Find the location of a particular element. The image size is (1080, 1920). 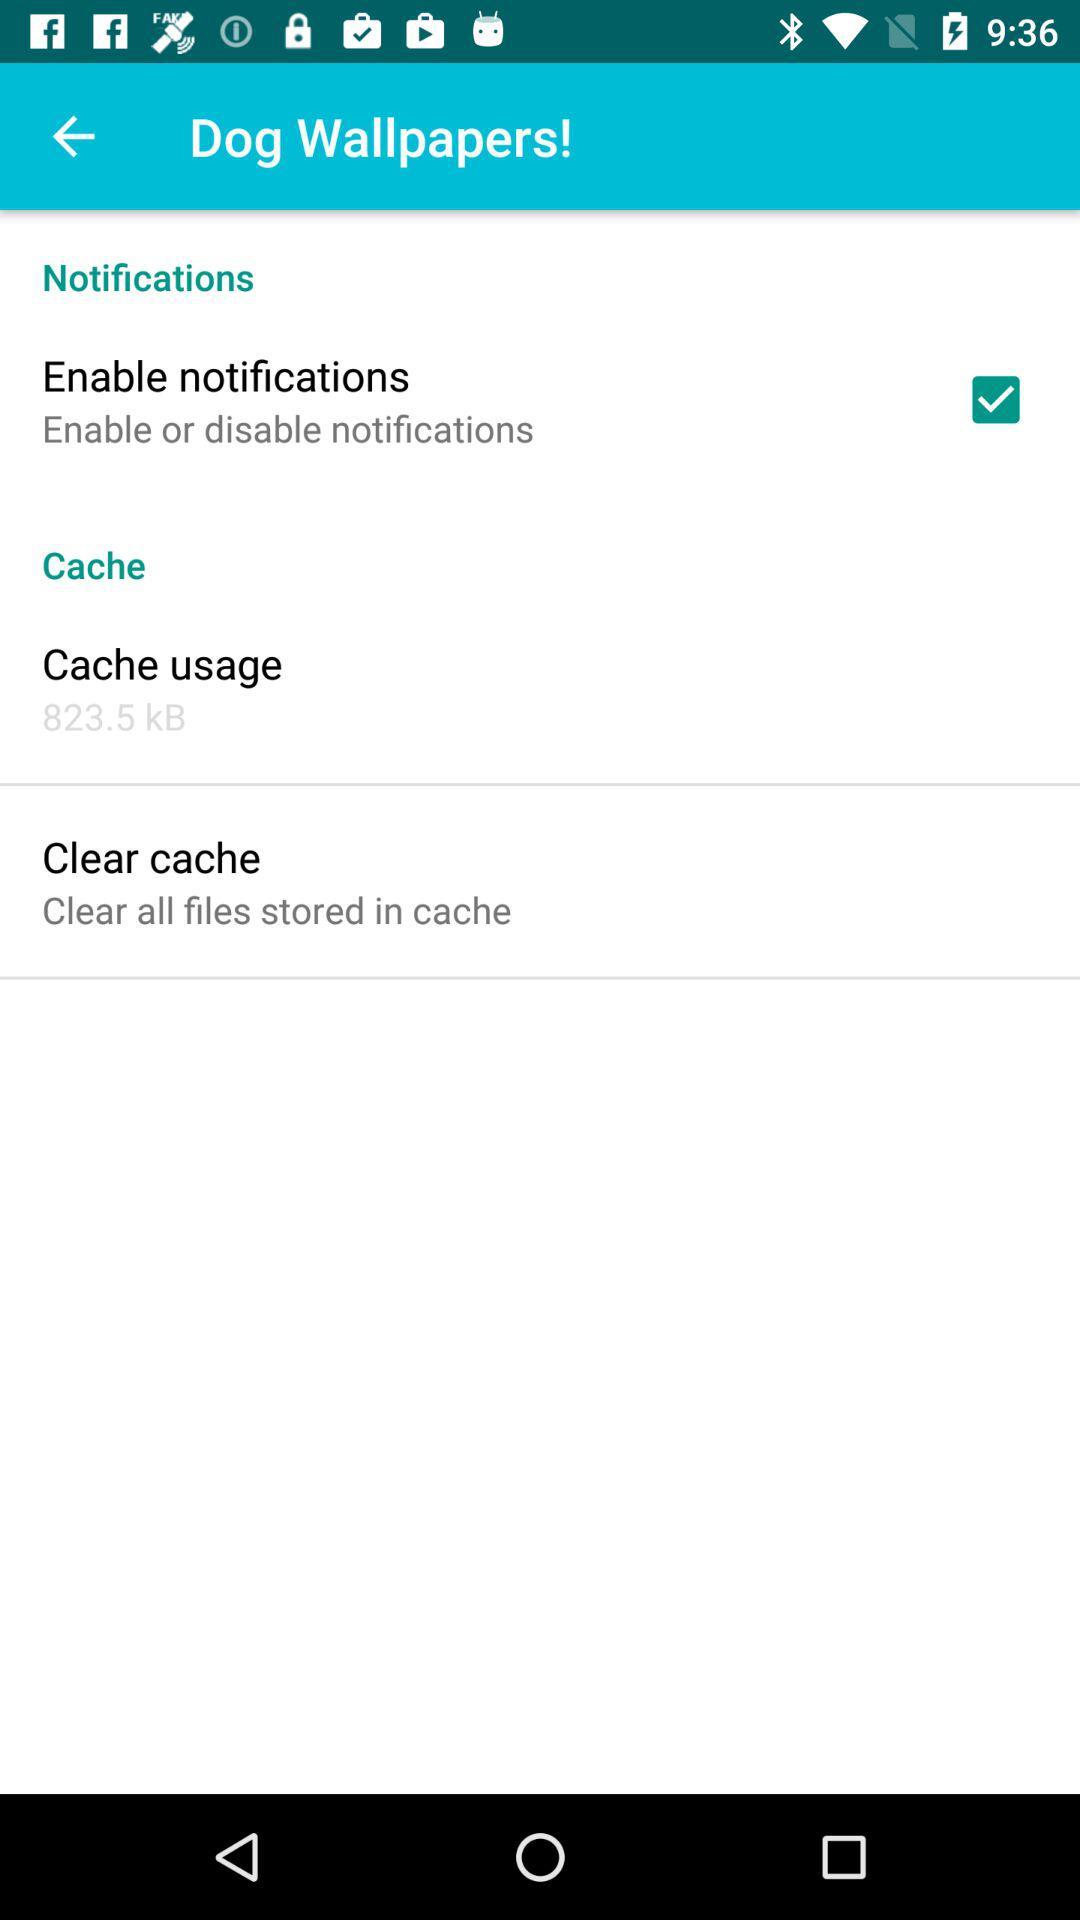

icon below the enable notifications item is located at coordinates (288, 427).